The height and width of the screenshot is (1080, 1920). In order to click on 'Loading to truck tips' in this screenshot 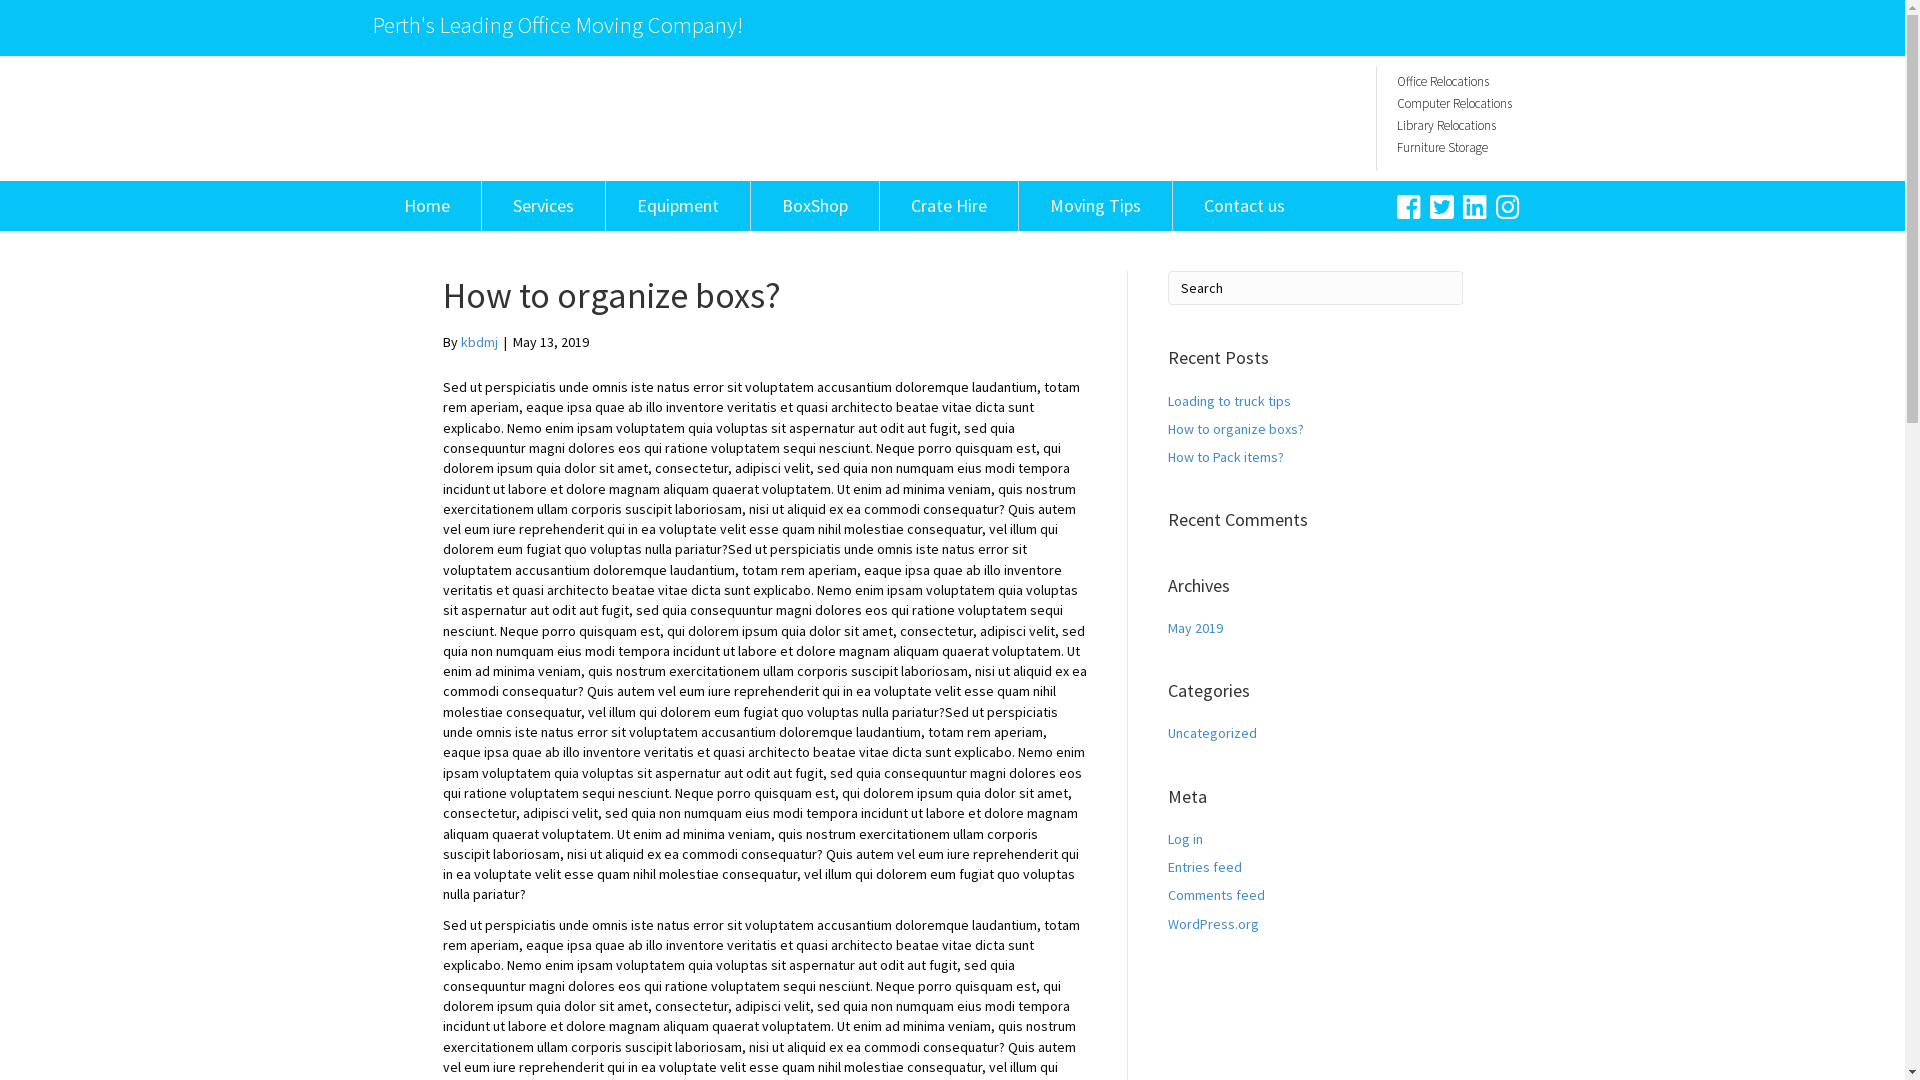, I will do `click(1167, 401)`.